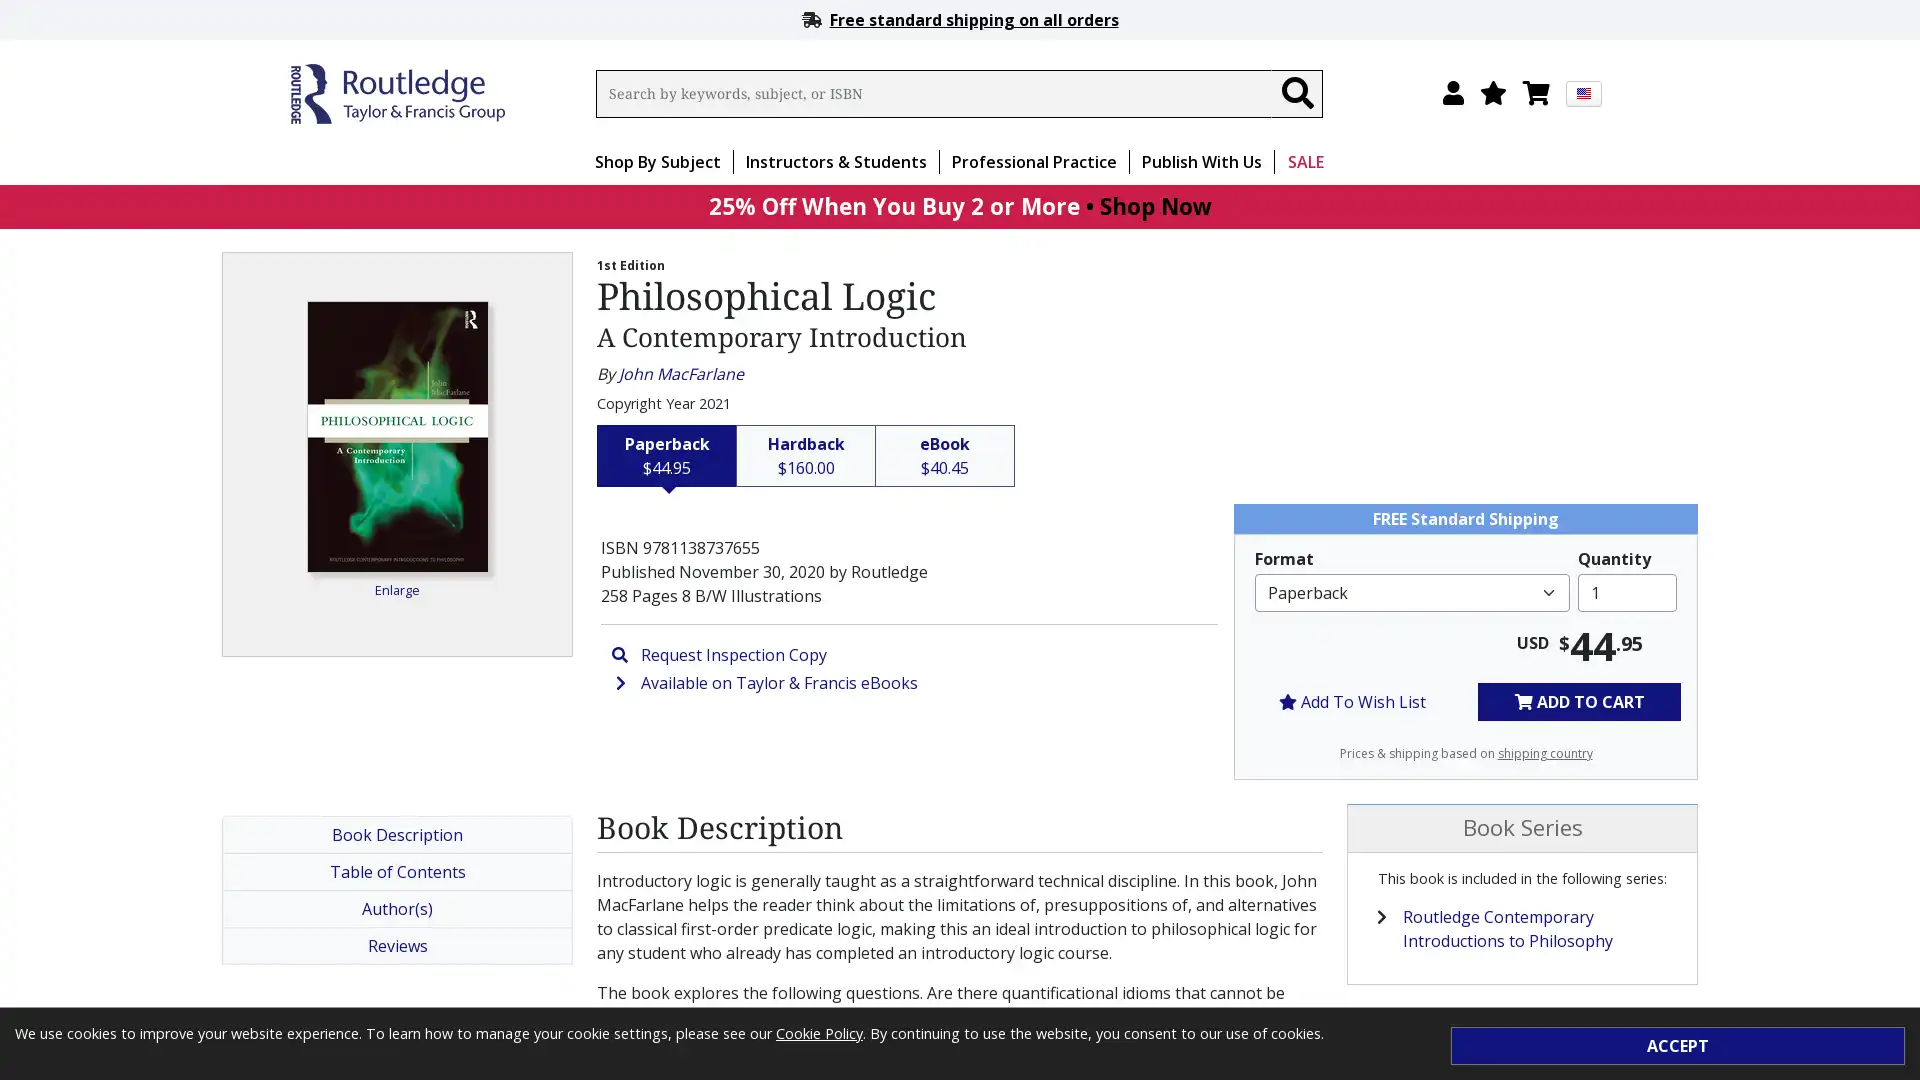 Image resolution: width=1920 pixels, height=1080 pixels. Describe the element at coordinates (944, 455) in the screenshot. I see `eBook $40.45` at that location.